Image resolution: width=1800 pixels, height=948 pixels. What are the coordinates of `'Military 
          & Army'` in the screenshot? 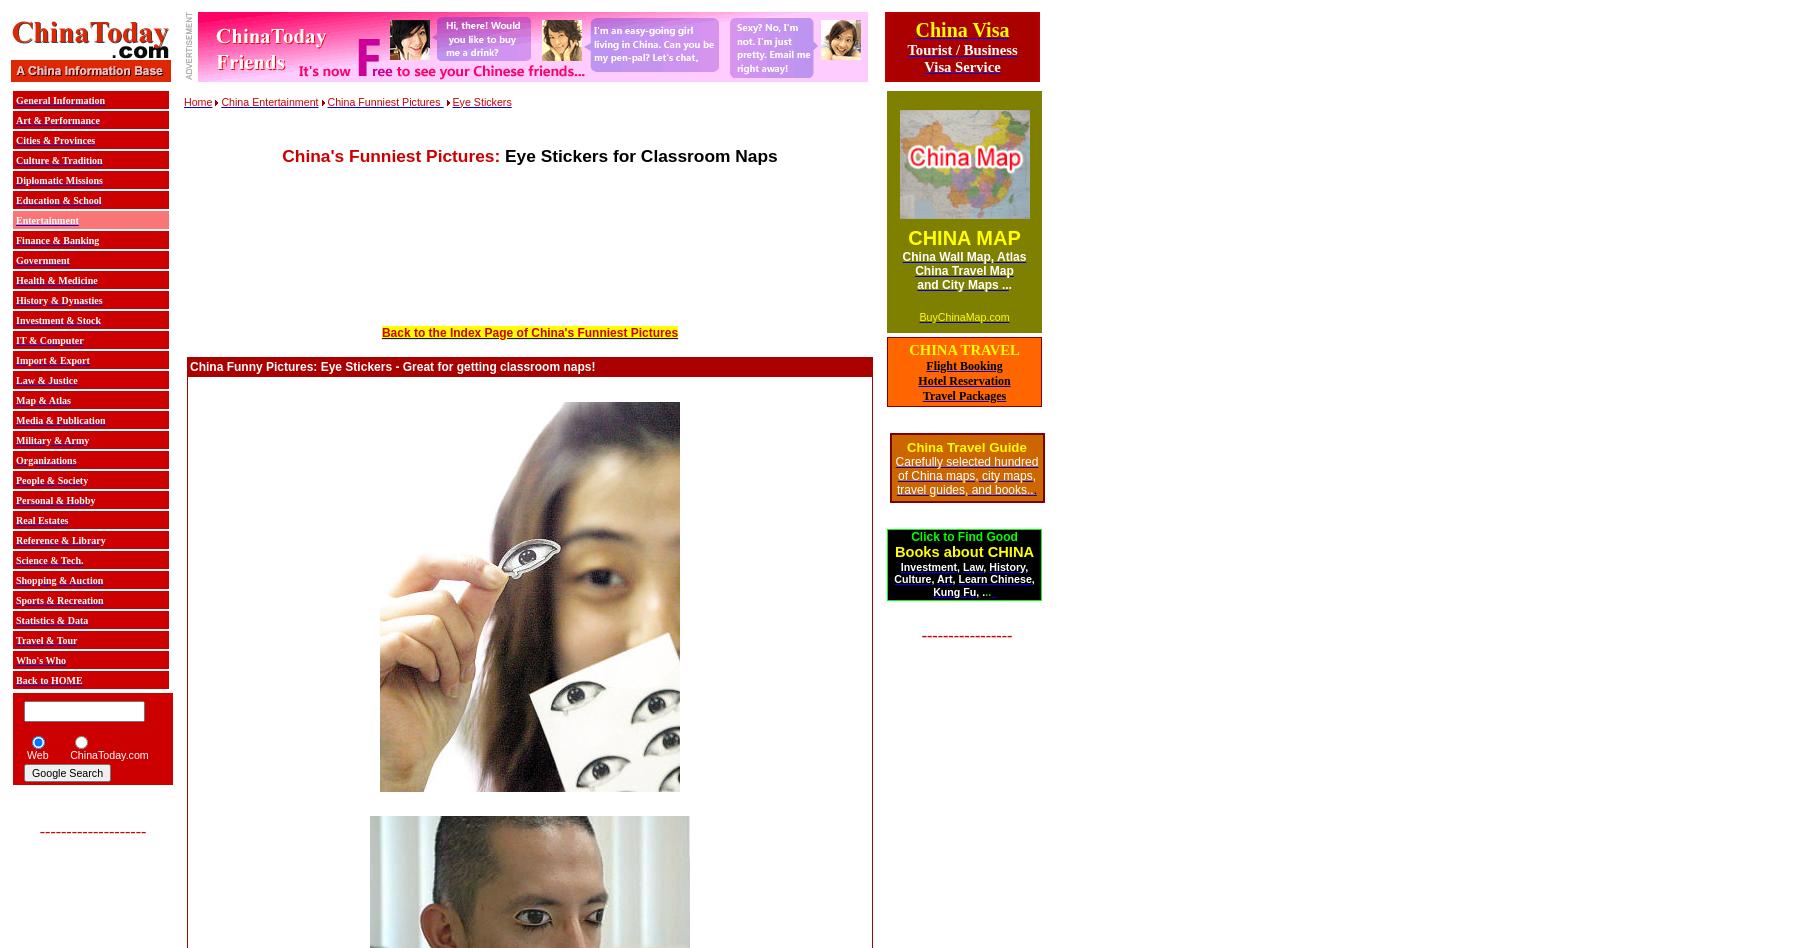 It's located at (51, 438).